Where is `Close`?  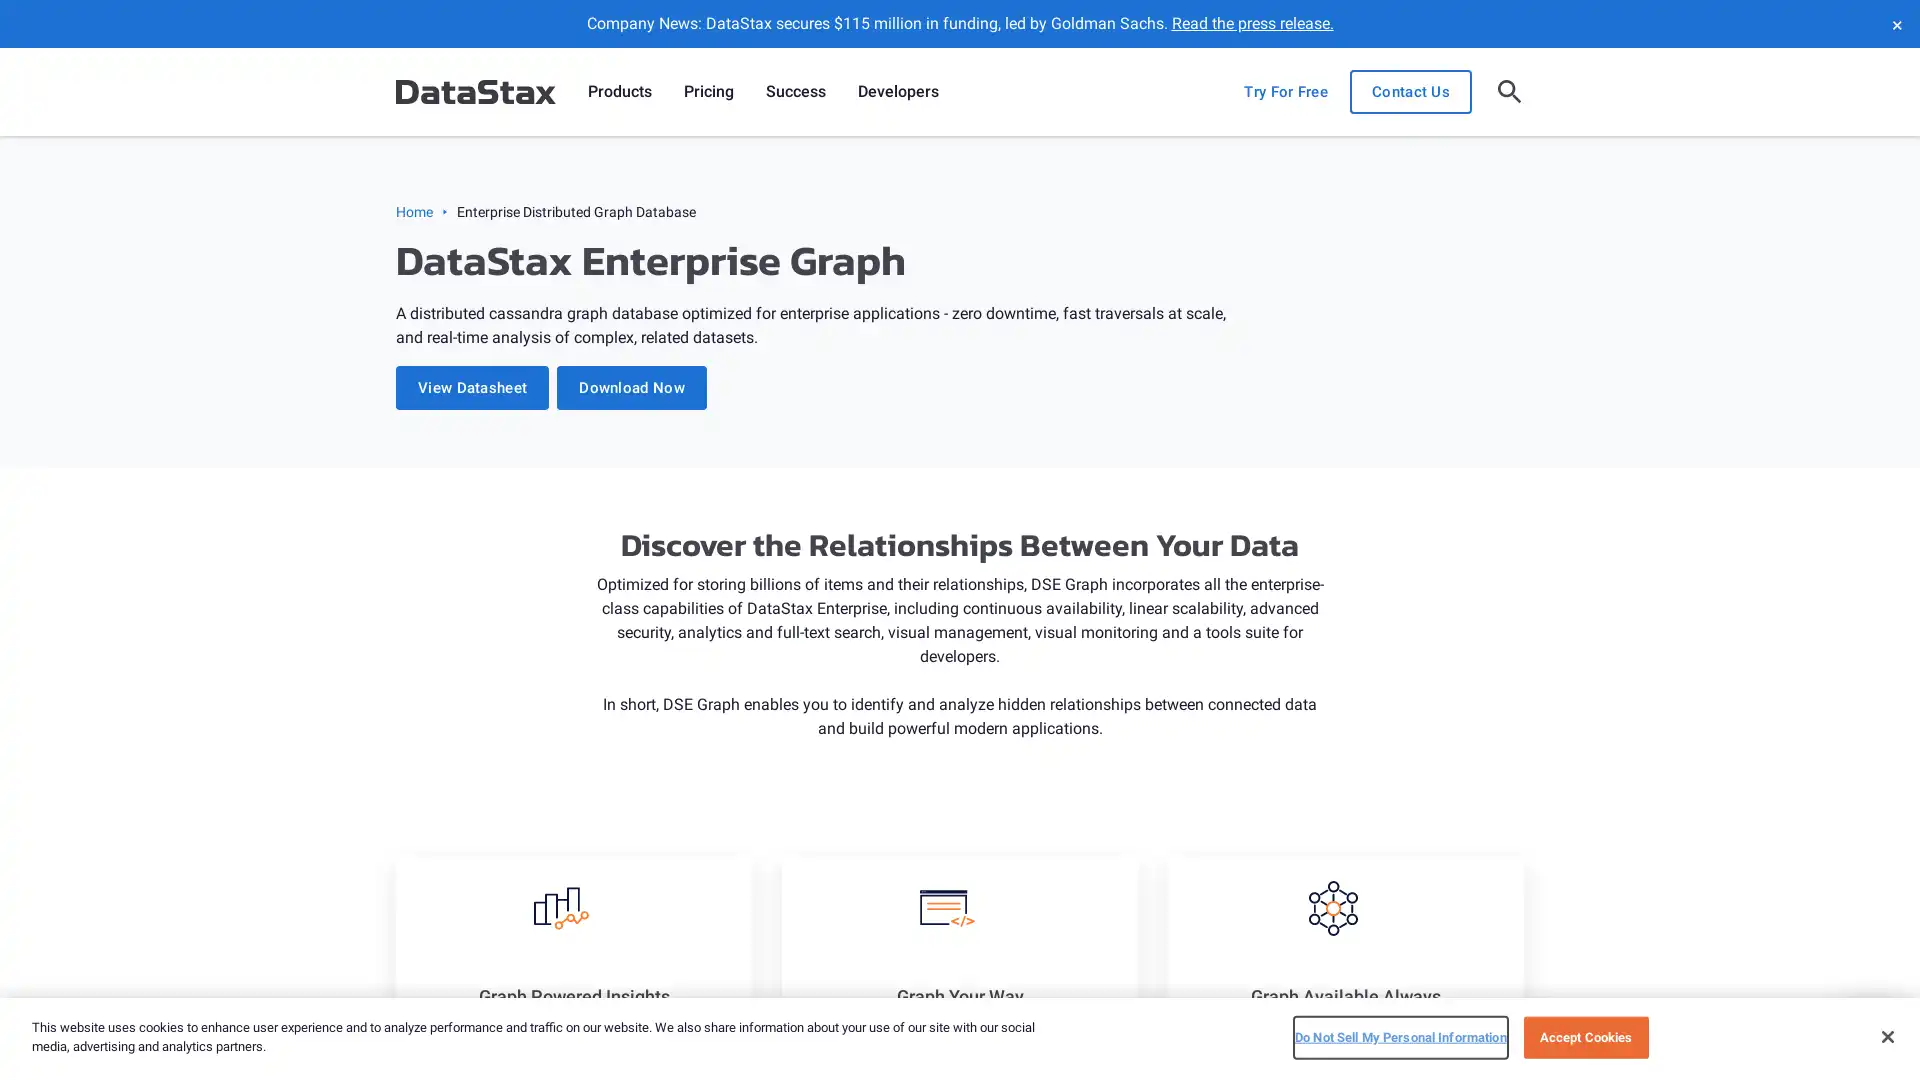
Close is located at coordinates (1886, 1035).